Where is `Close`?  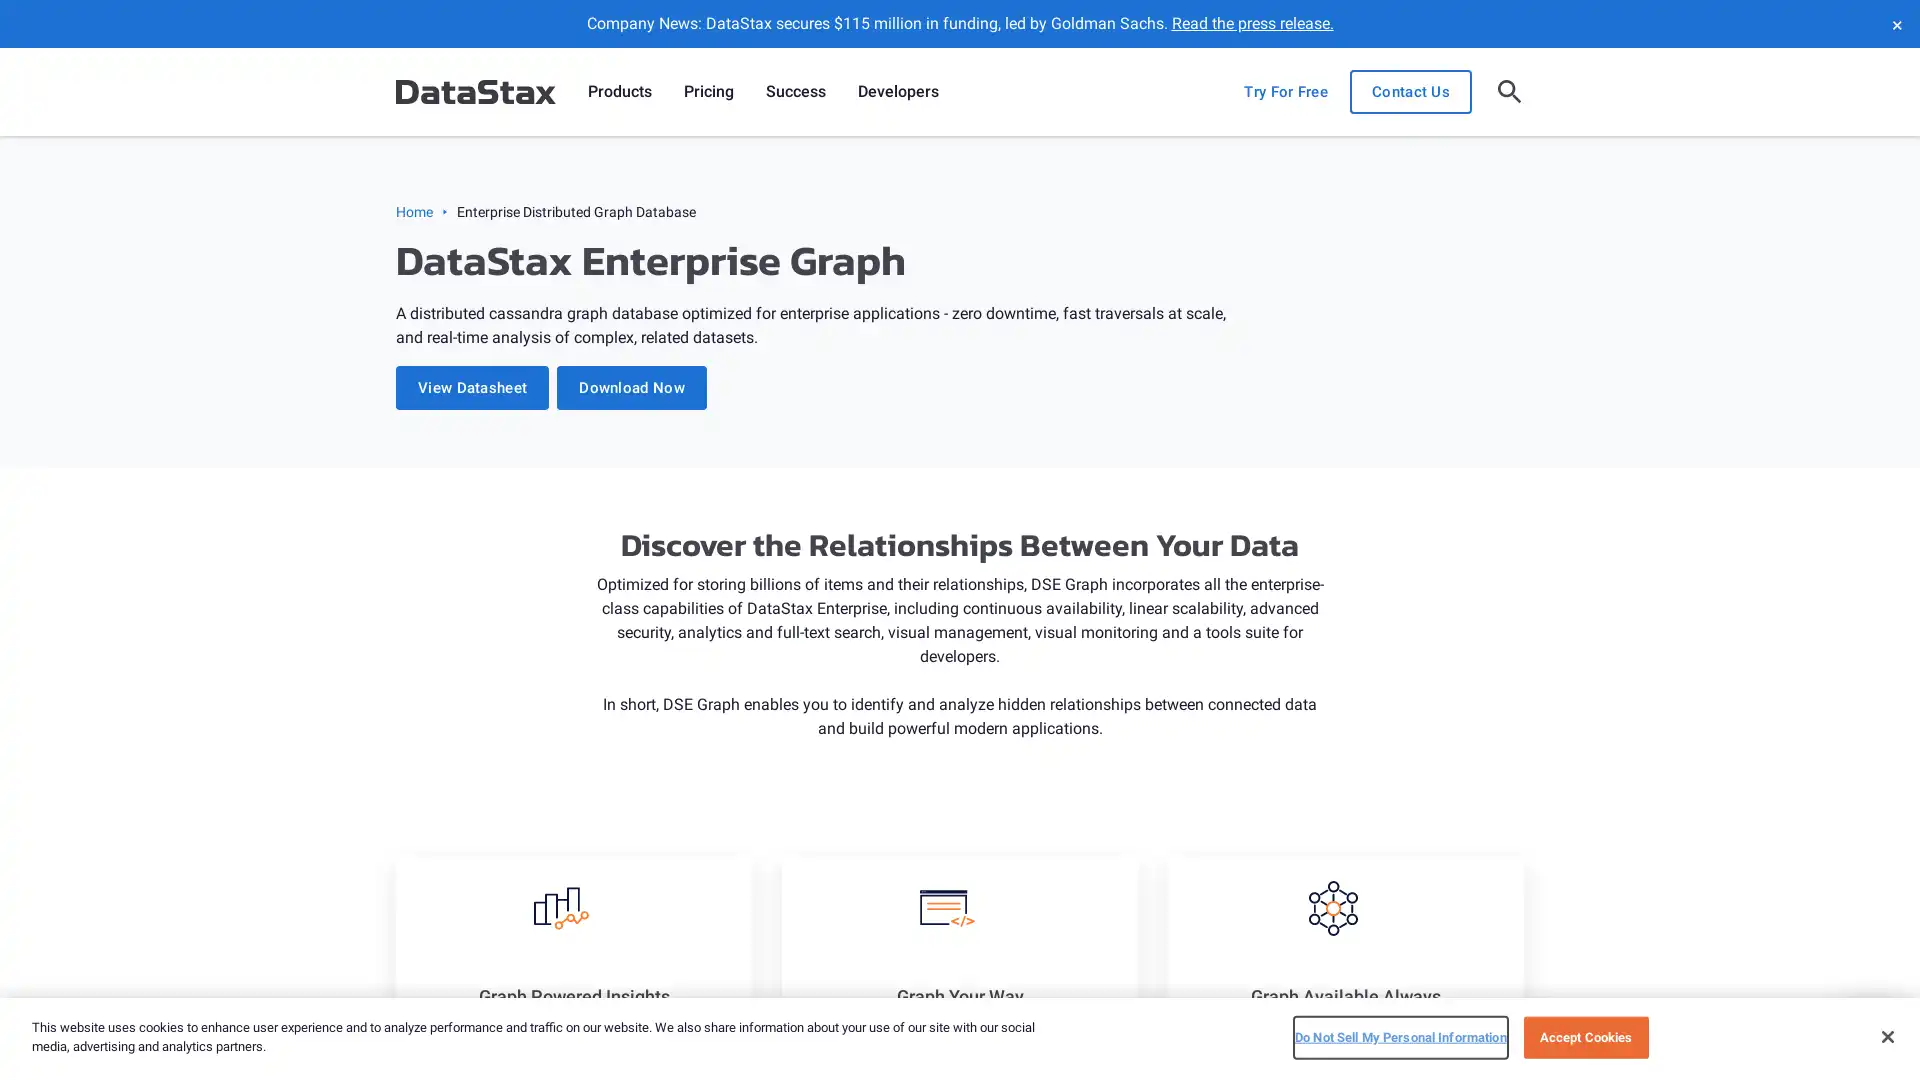
Close is located at coordinates (1886, 1035).